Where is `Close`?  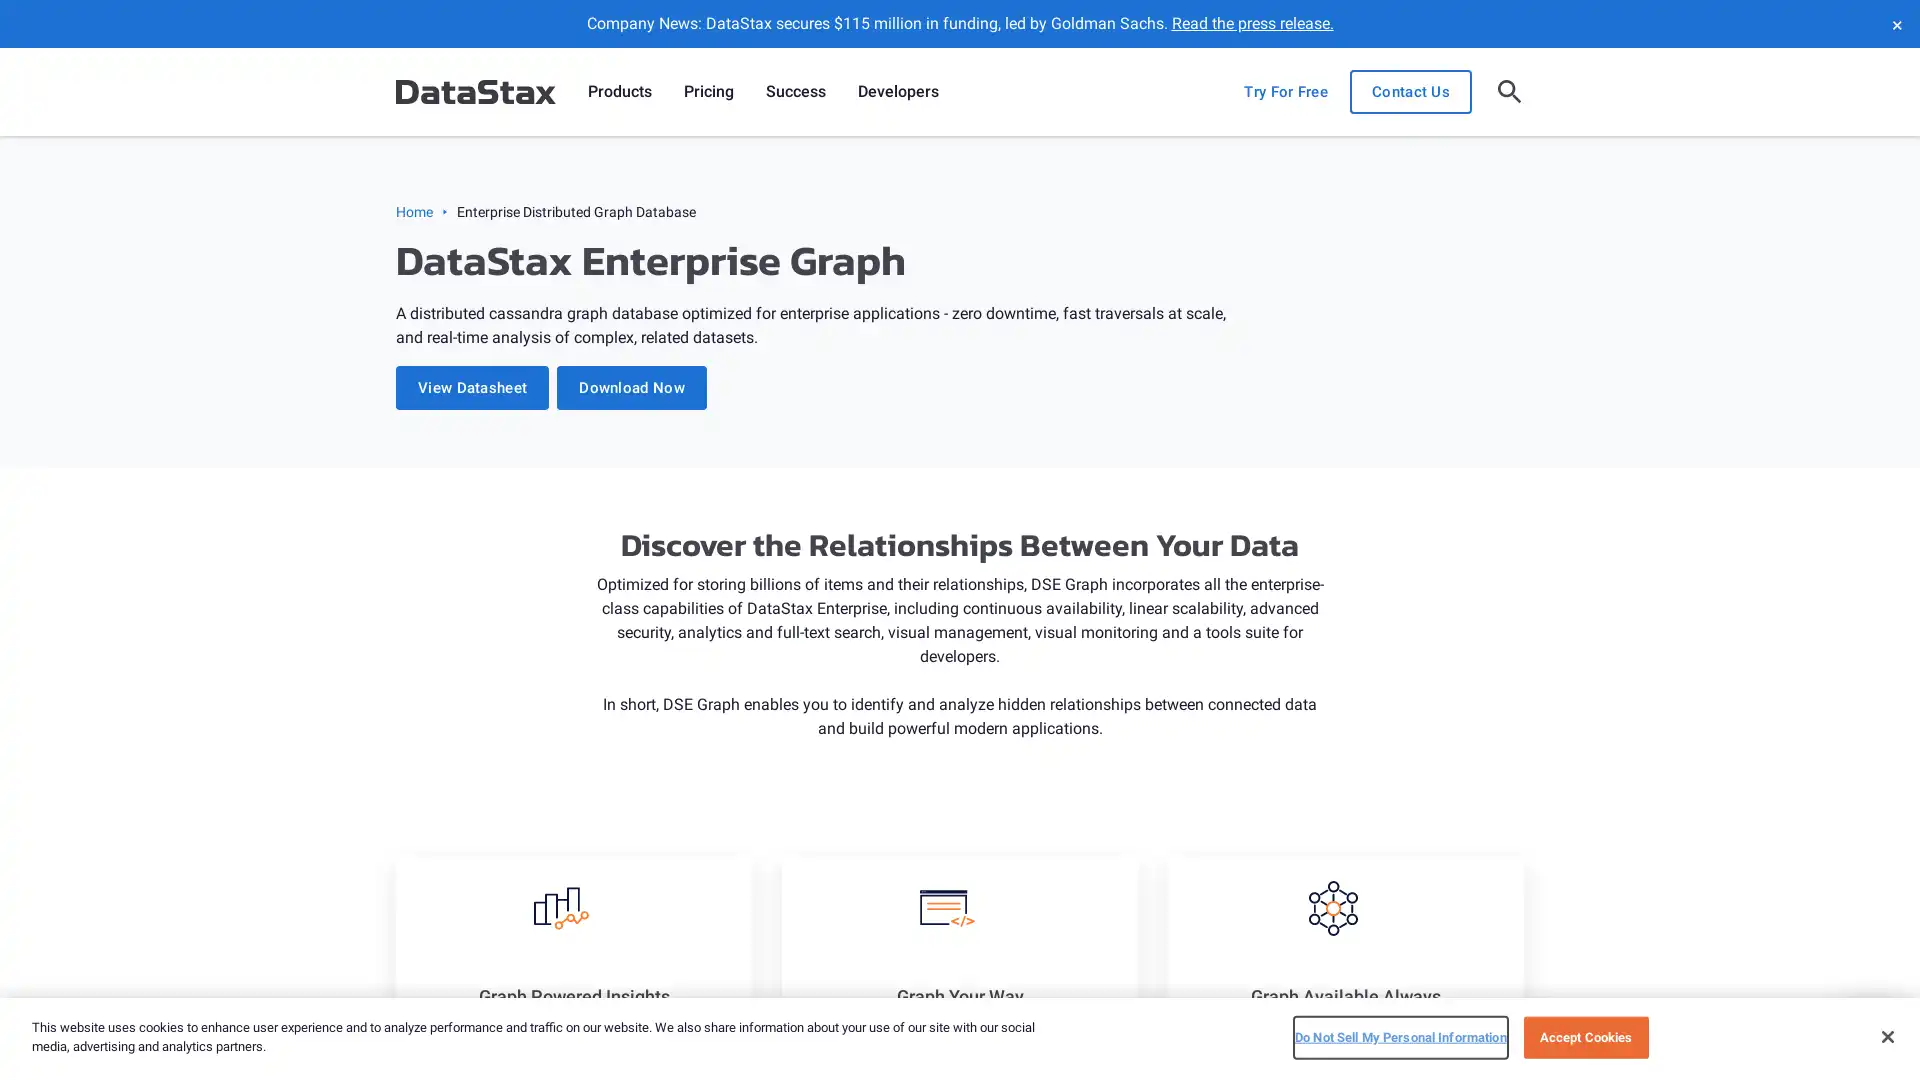
Close is located at coordinates (1886, 1035).